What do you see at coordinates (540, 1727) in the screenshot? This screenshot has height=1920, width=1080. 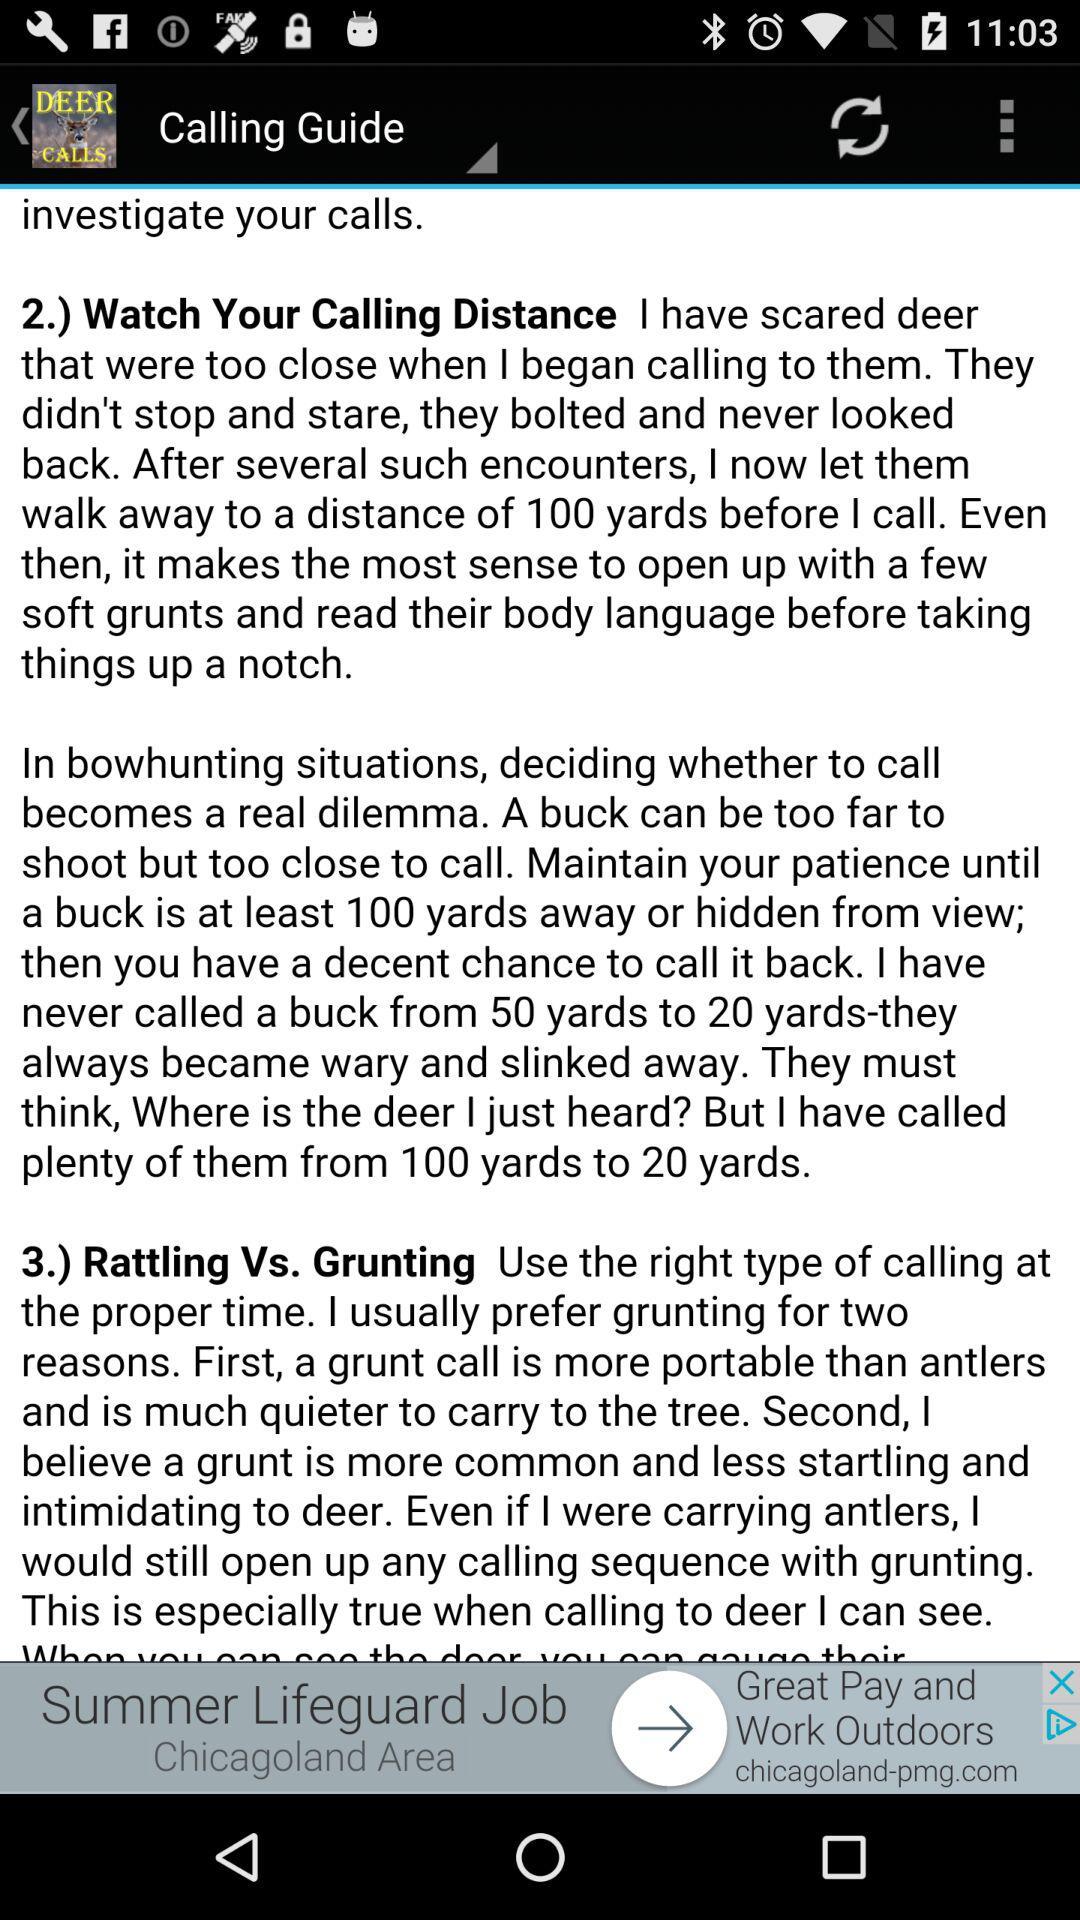 I see `the option` at bounding box center [540, 1727].